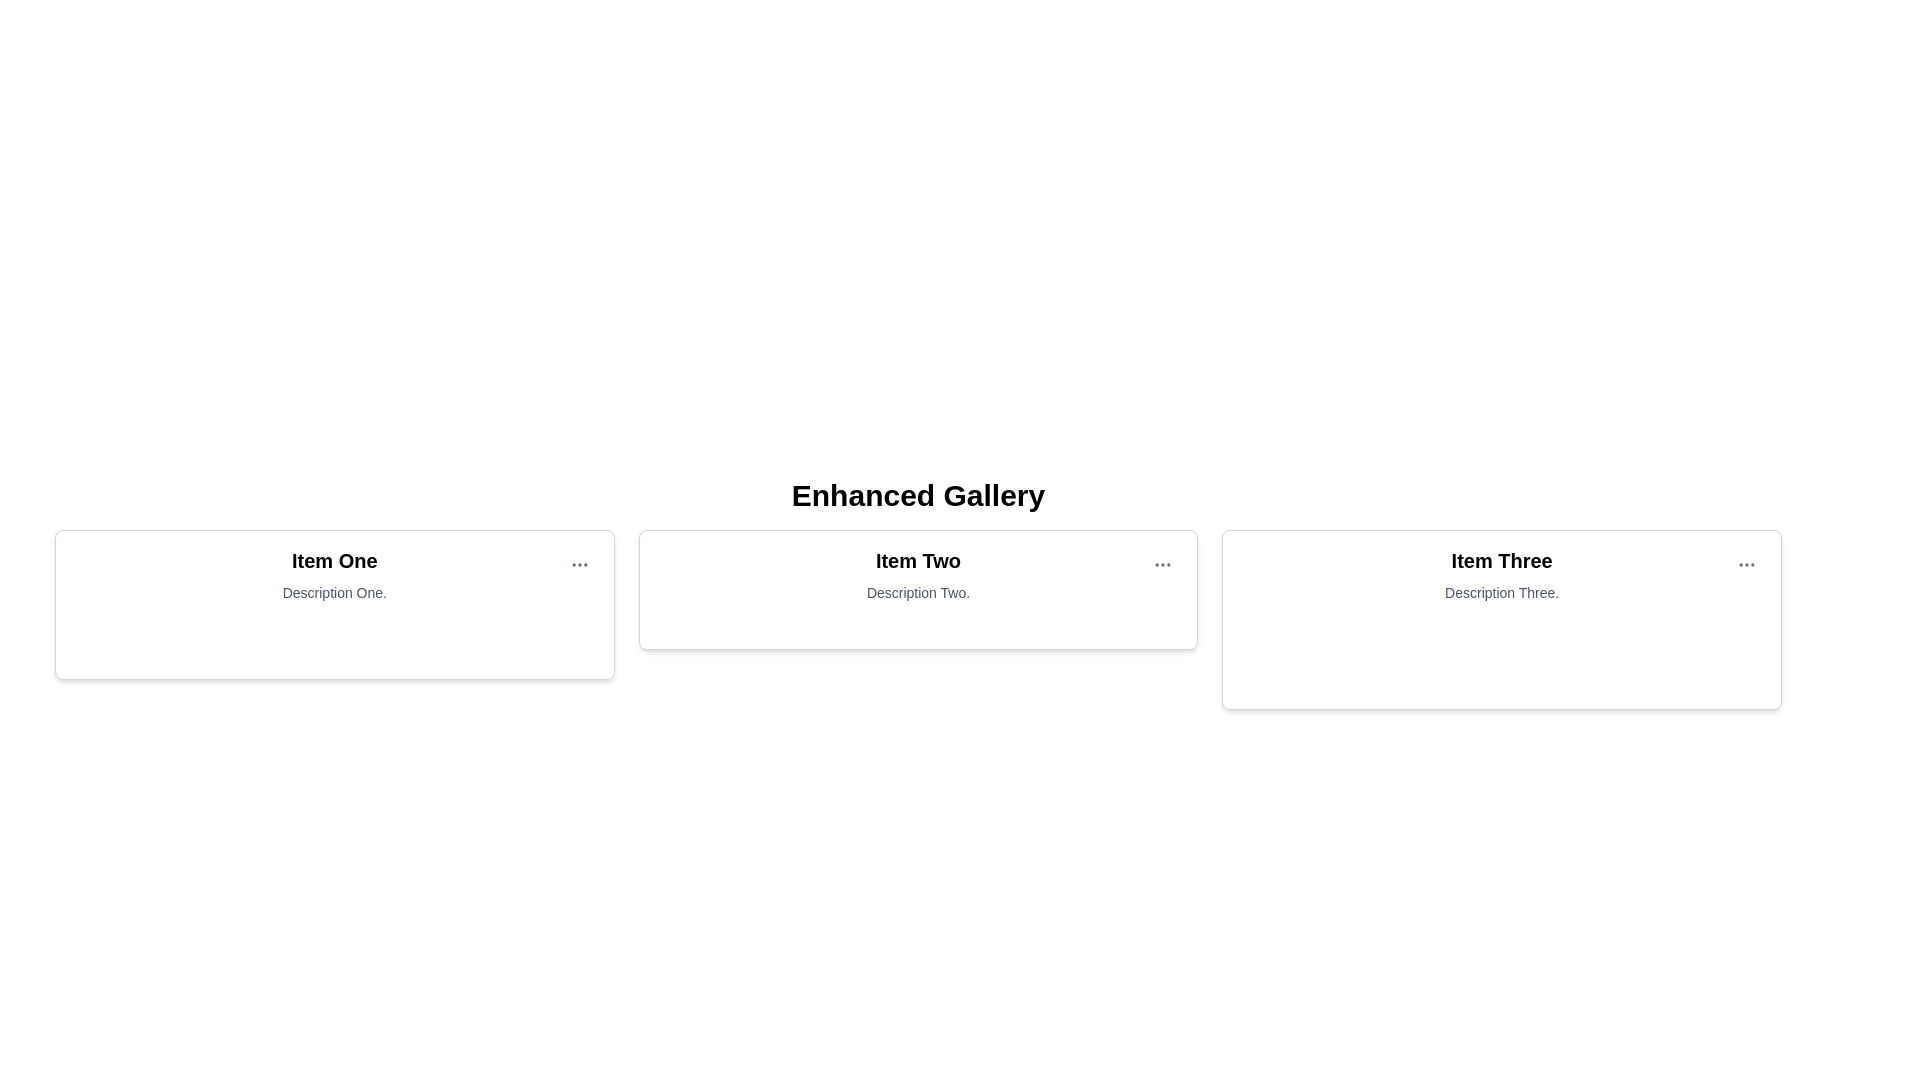 The height and width of the screenshot is (1080, 1920). I want to click on the button consisting of three horizontally aligned dots in the upper-right corner of the card labeled 'Item Three', so click(1746, 564).